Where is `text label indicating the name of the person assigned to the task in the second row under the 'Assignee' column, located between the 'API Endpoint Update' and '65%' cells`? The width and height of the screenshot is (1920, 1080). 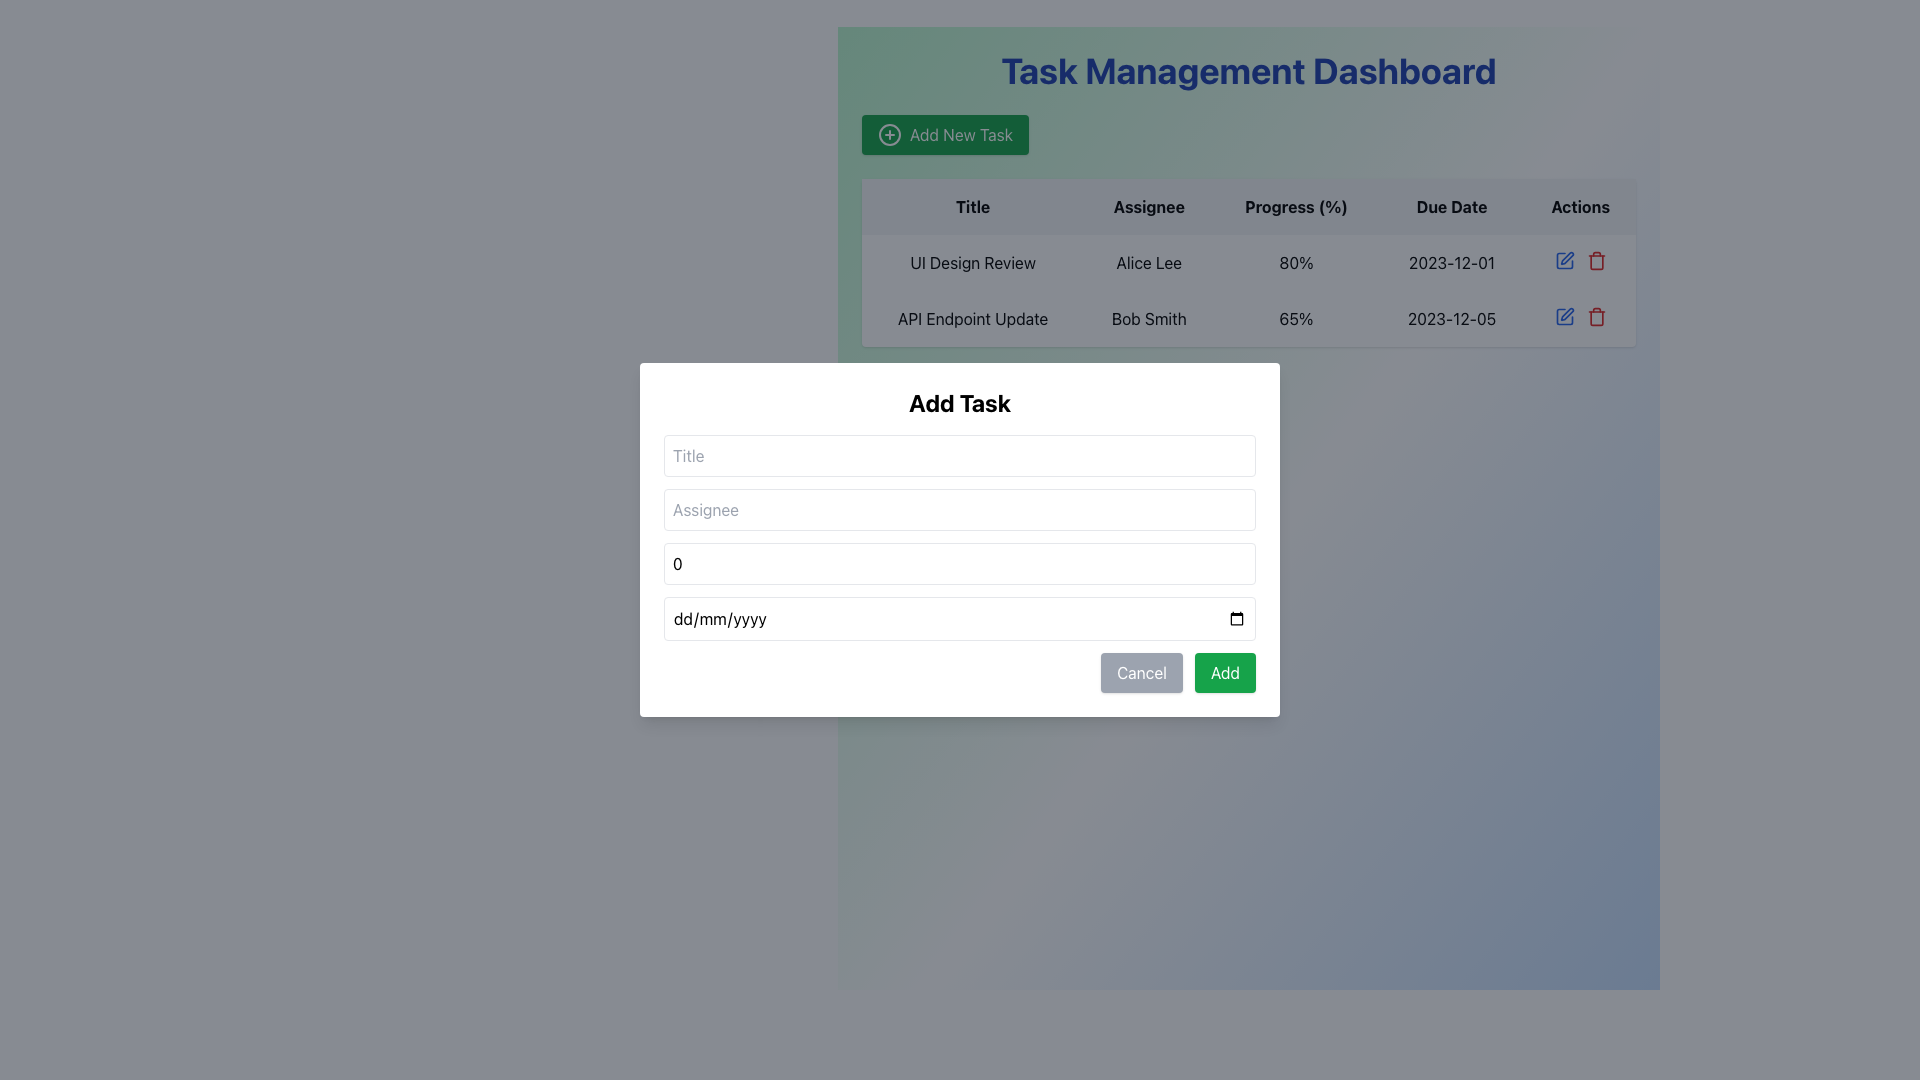 text label indicating the name of the person assigned to the task in the second row under the 'Assignee' column, located between the 'API Endpoint Update' and '65%' cells is located at coordinates (1149, 318).